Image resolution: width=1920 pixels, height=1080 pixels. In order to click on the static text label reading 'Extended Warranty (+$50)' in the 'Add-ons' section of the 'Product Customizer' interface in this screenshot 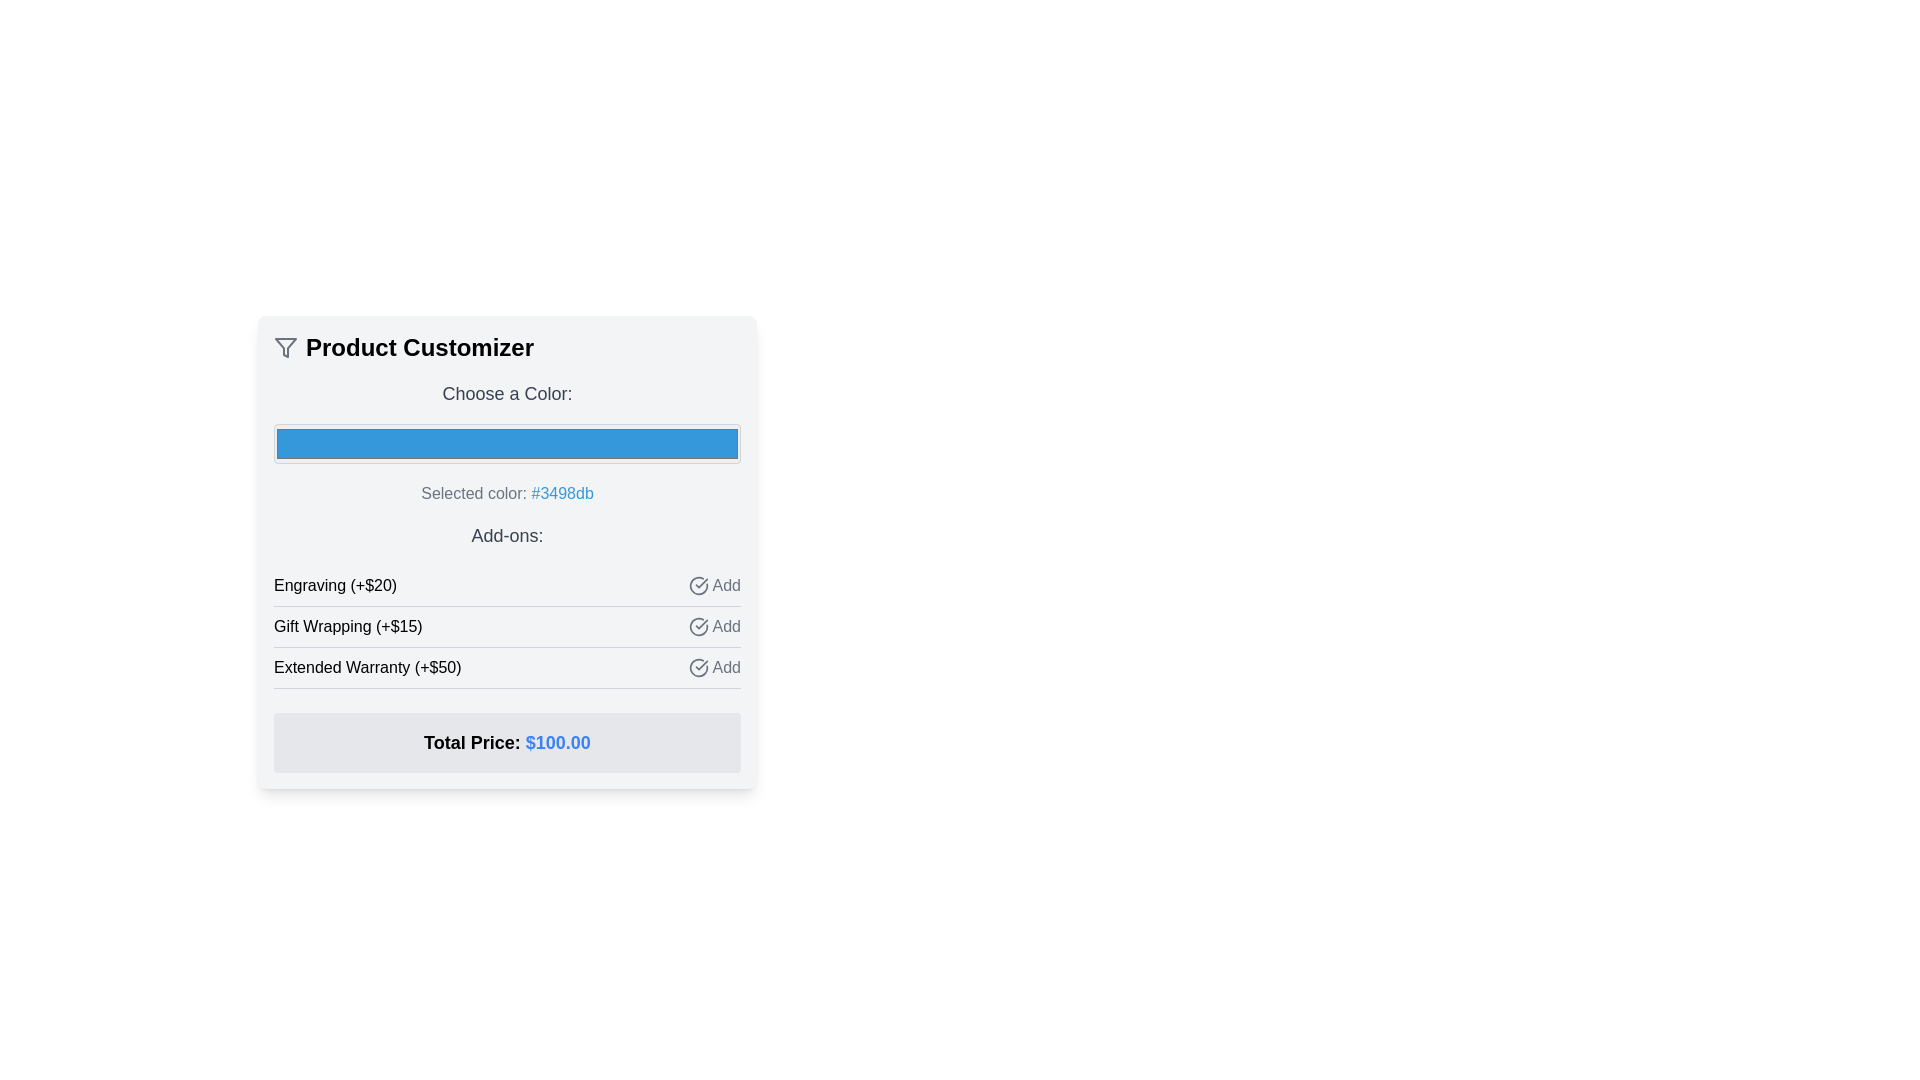, I will do `click(367, 667)`.